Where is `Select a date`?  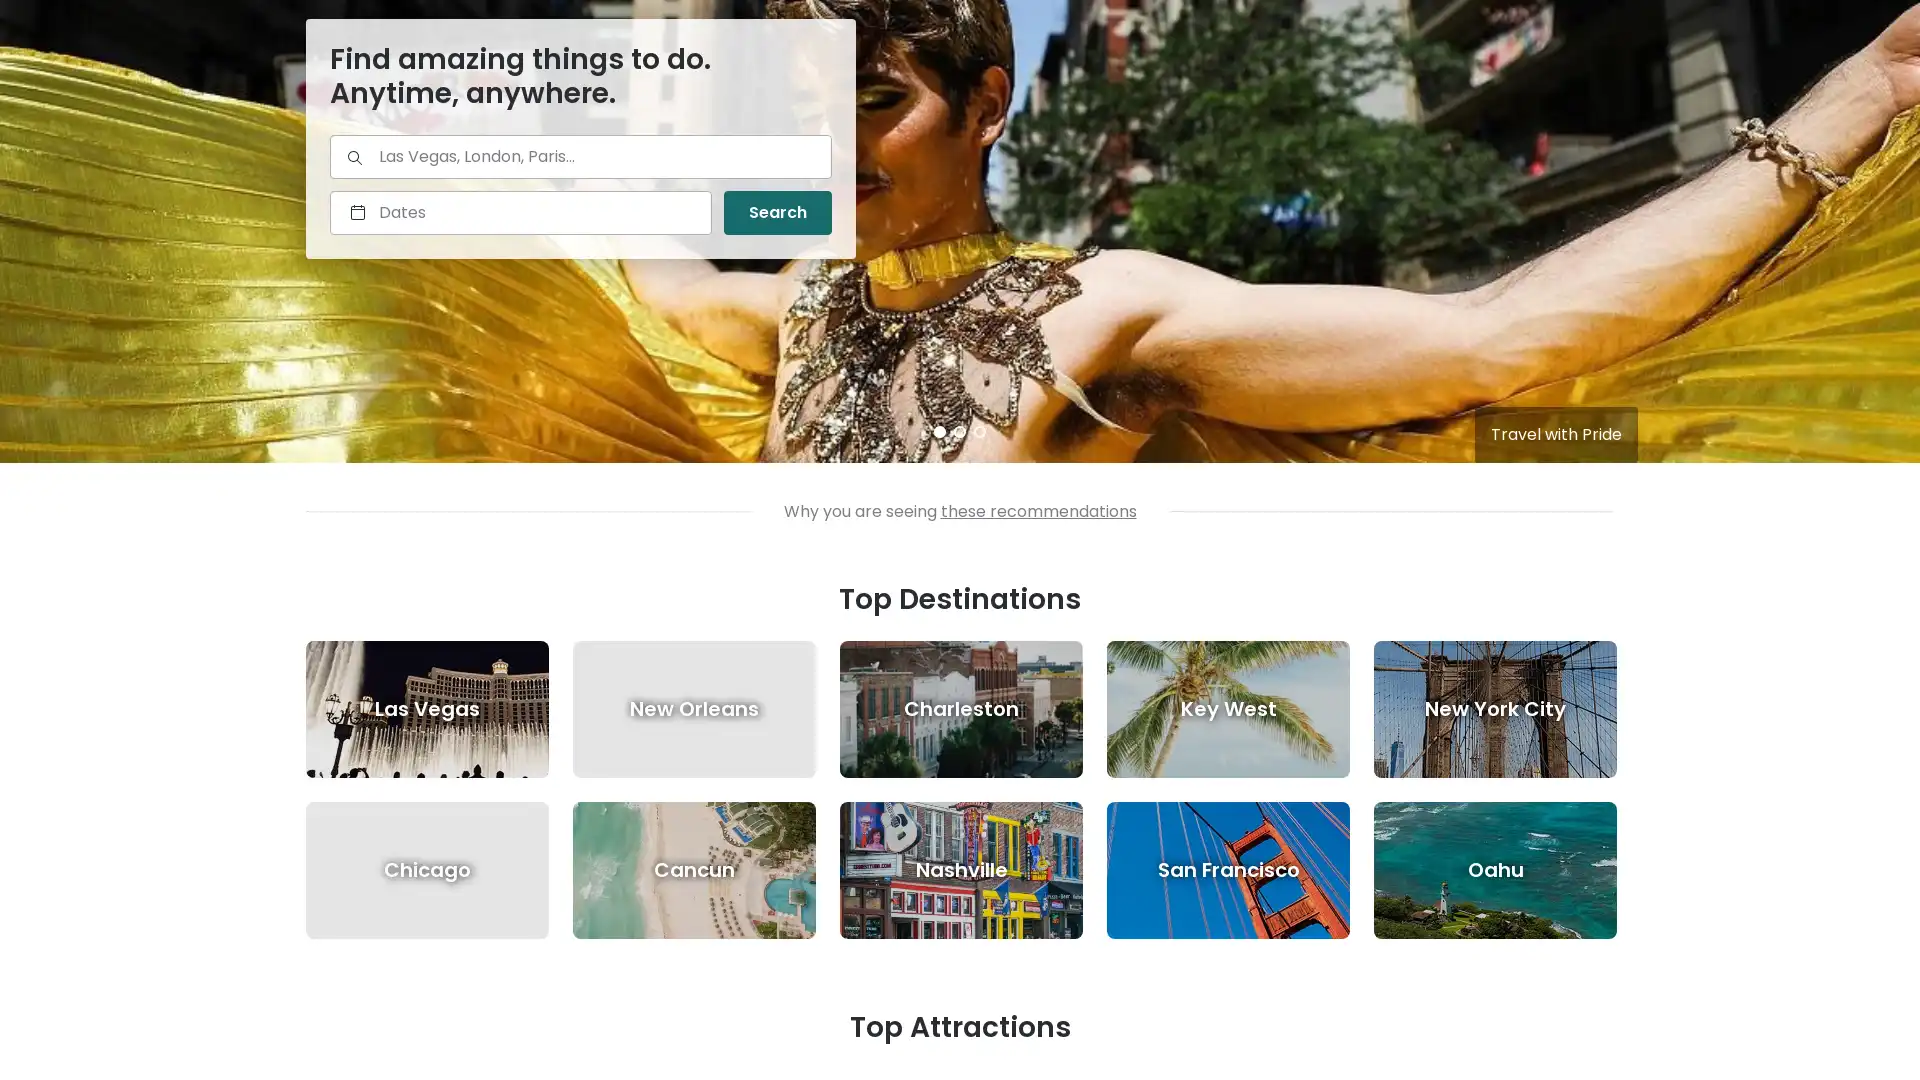 Select a date is located at coordinates (521, 212).